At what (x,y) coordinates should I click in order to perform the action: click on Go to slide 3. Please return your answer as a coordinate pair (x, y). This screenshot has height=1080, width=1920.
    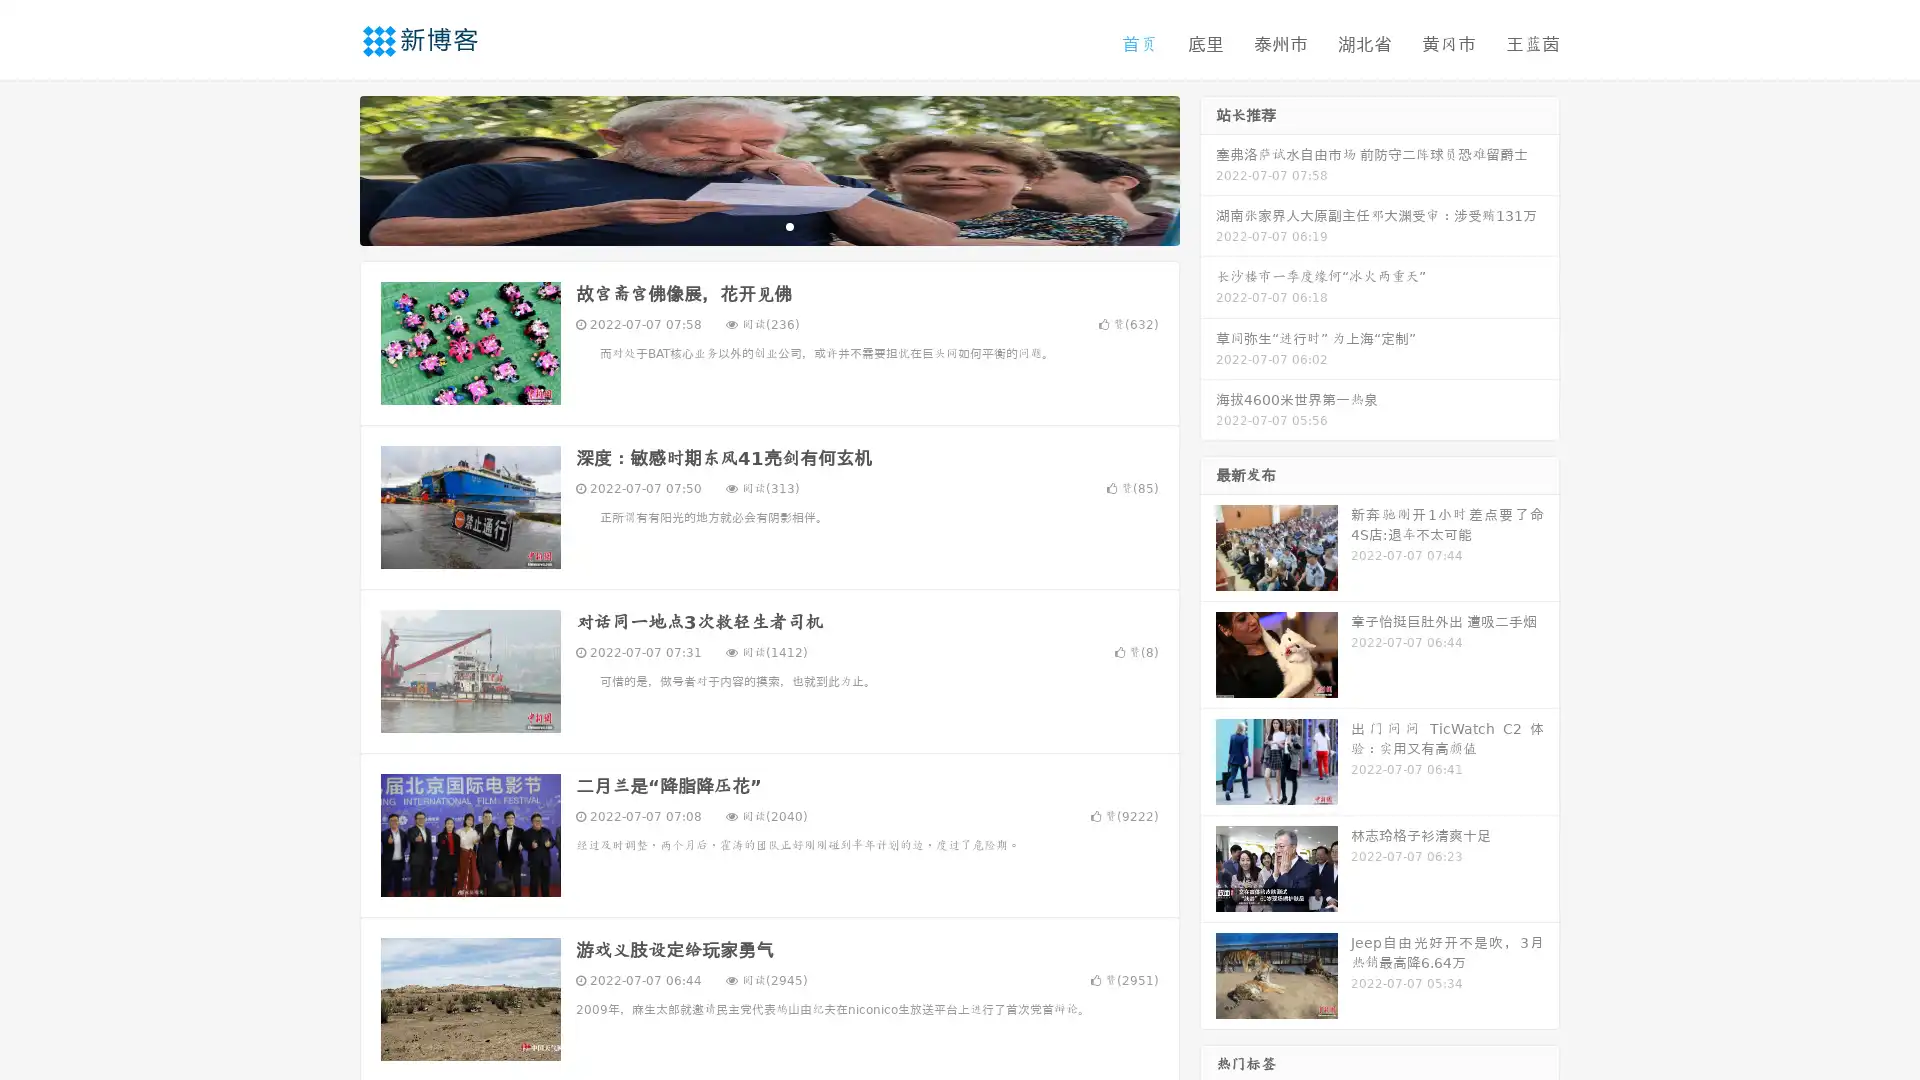
    Looking at the image, I should click on (789, 225).